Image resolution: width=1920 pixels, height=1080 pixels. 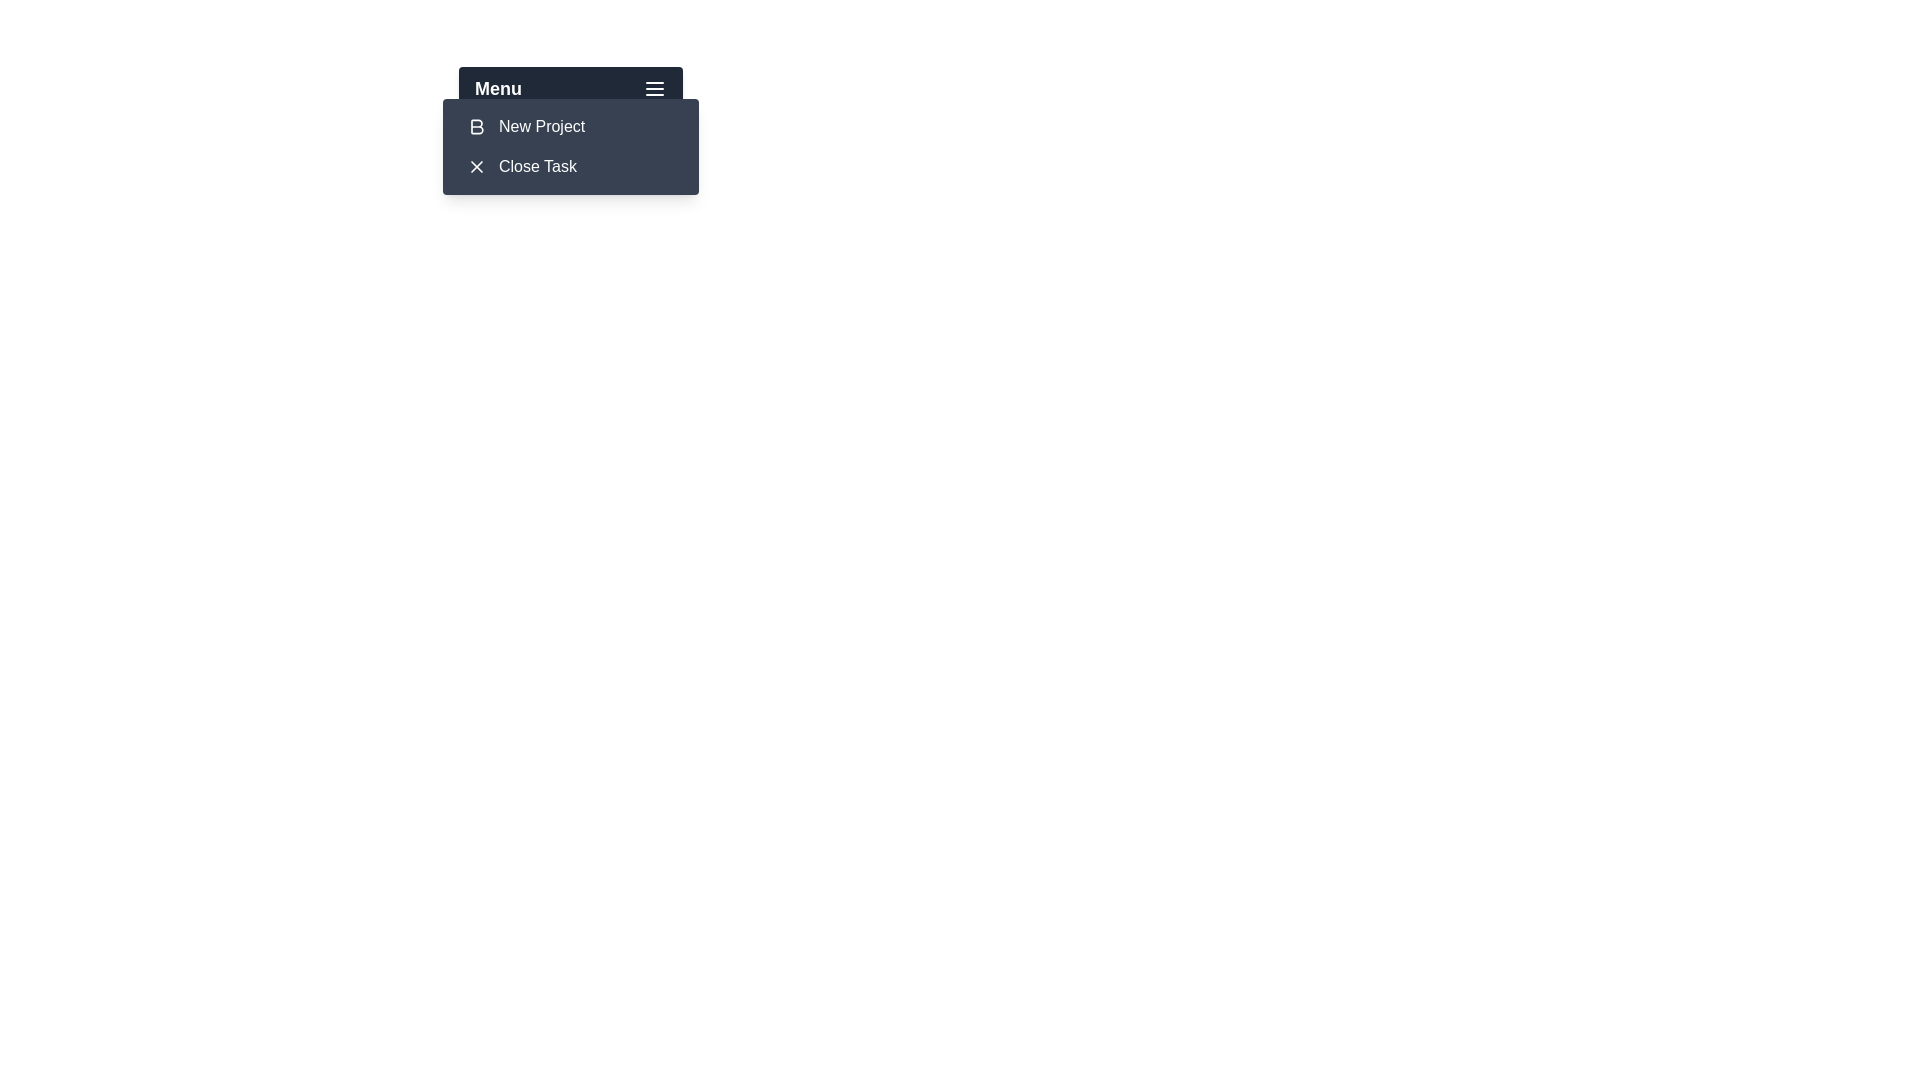 What do you see at coordinates (498, 87) in the screenshot?
I see `text of the Text Label located in the navigation bar, positioned towards the left, adjacent to the hamburger menu icon` at bounding box center [498, 87].